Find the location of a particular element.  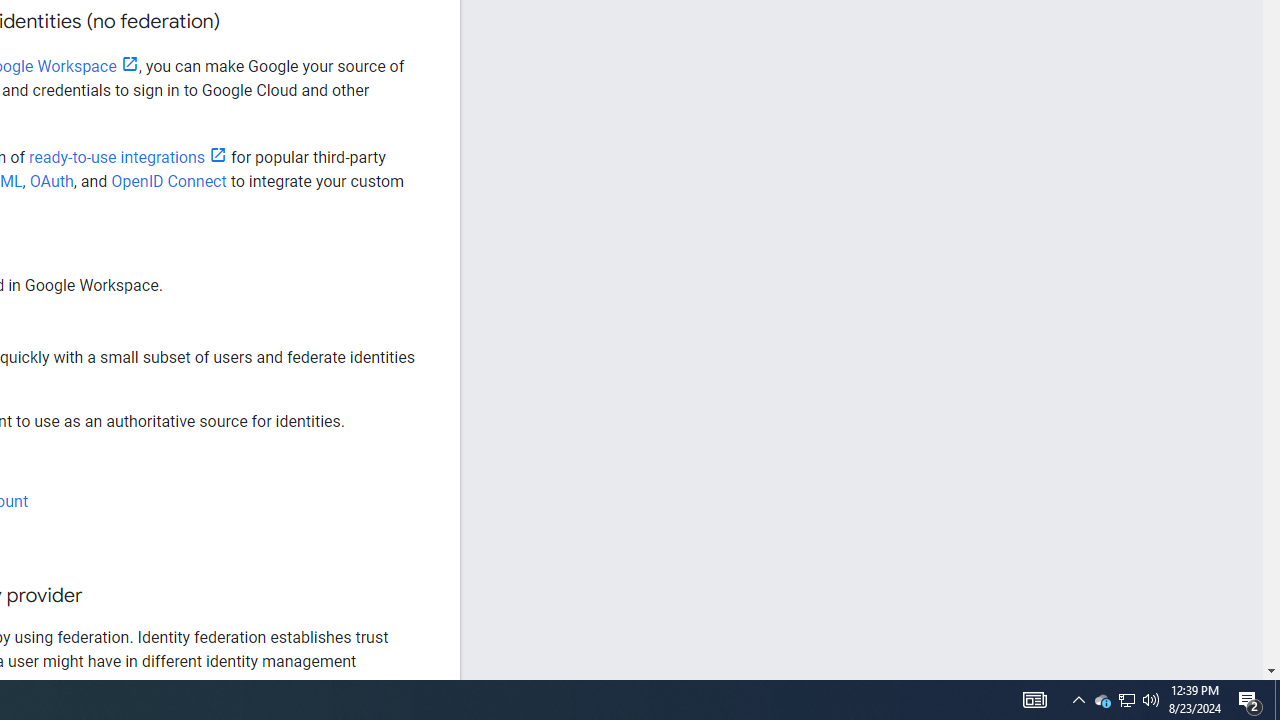

'OAuth' is located at coordinates (51, 181).